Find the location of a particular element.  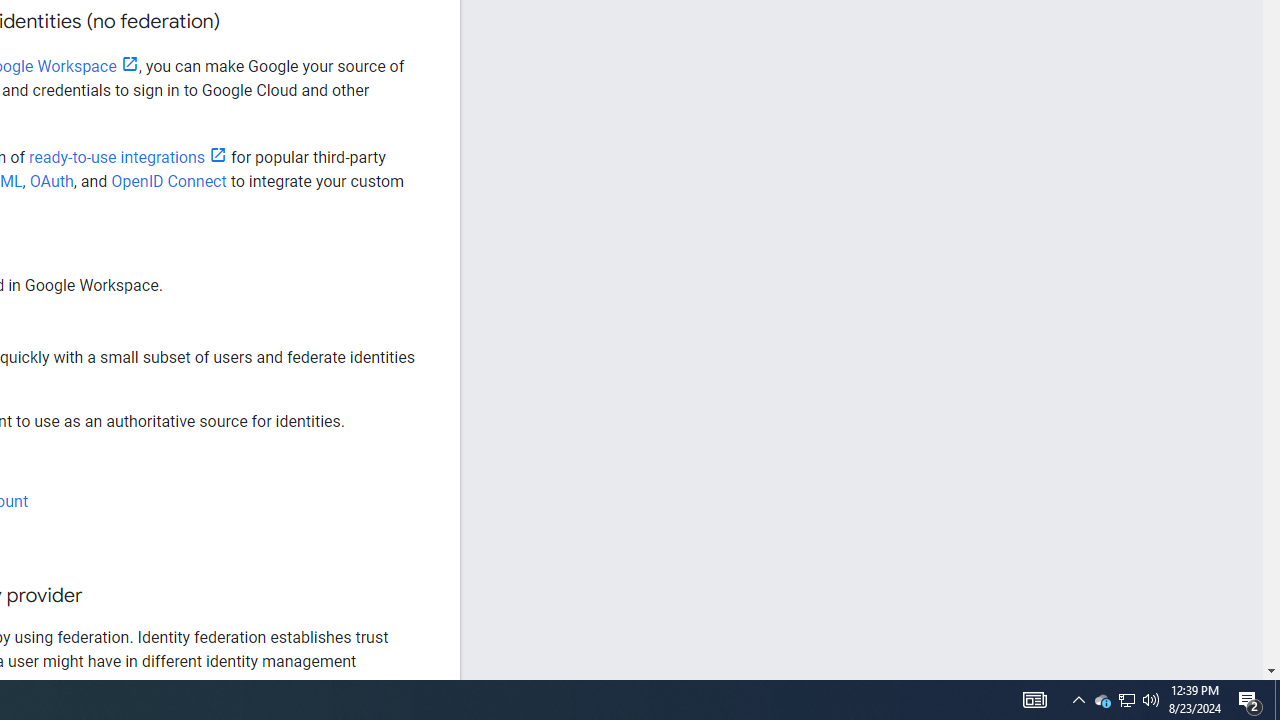

'OAuth' is located at coordinates (51, 181).